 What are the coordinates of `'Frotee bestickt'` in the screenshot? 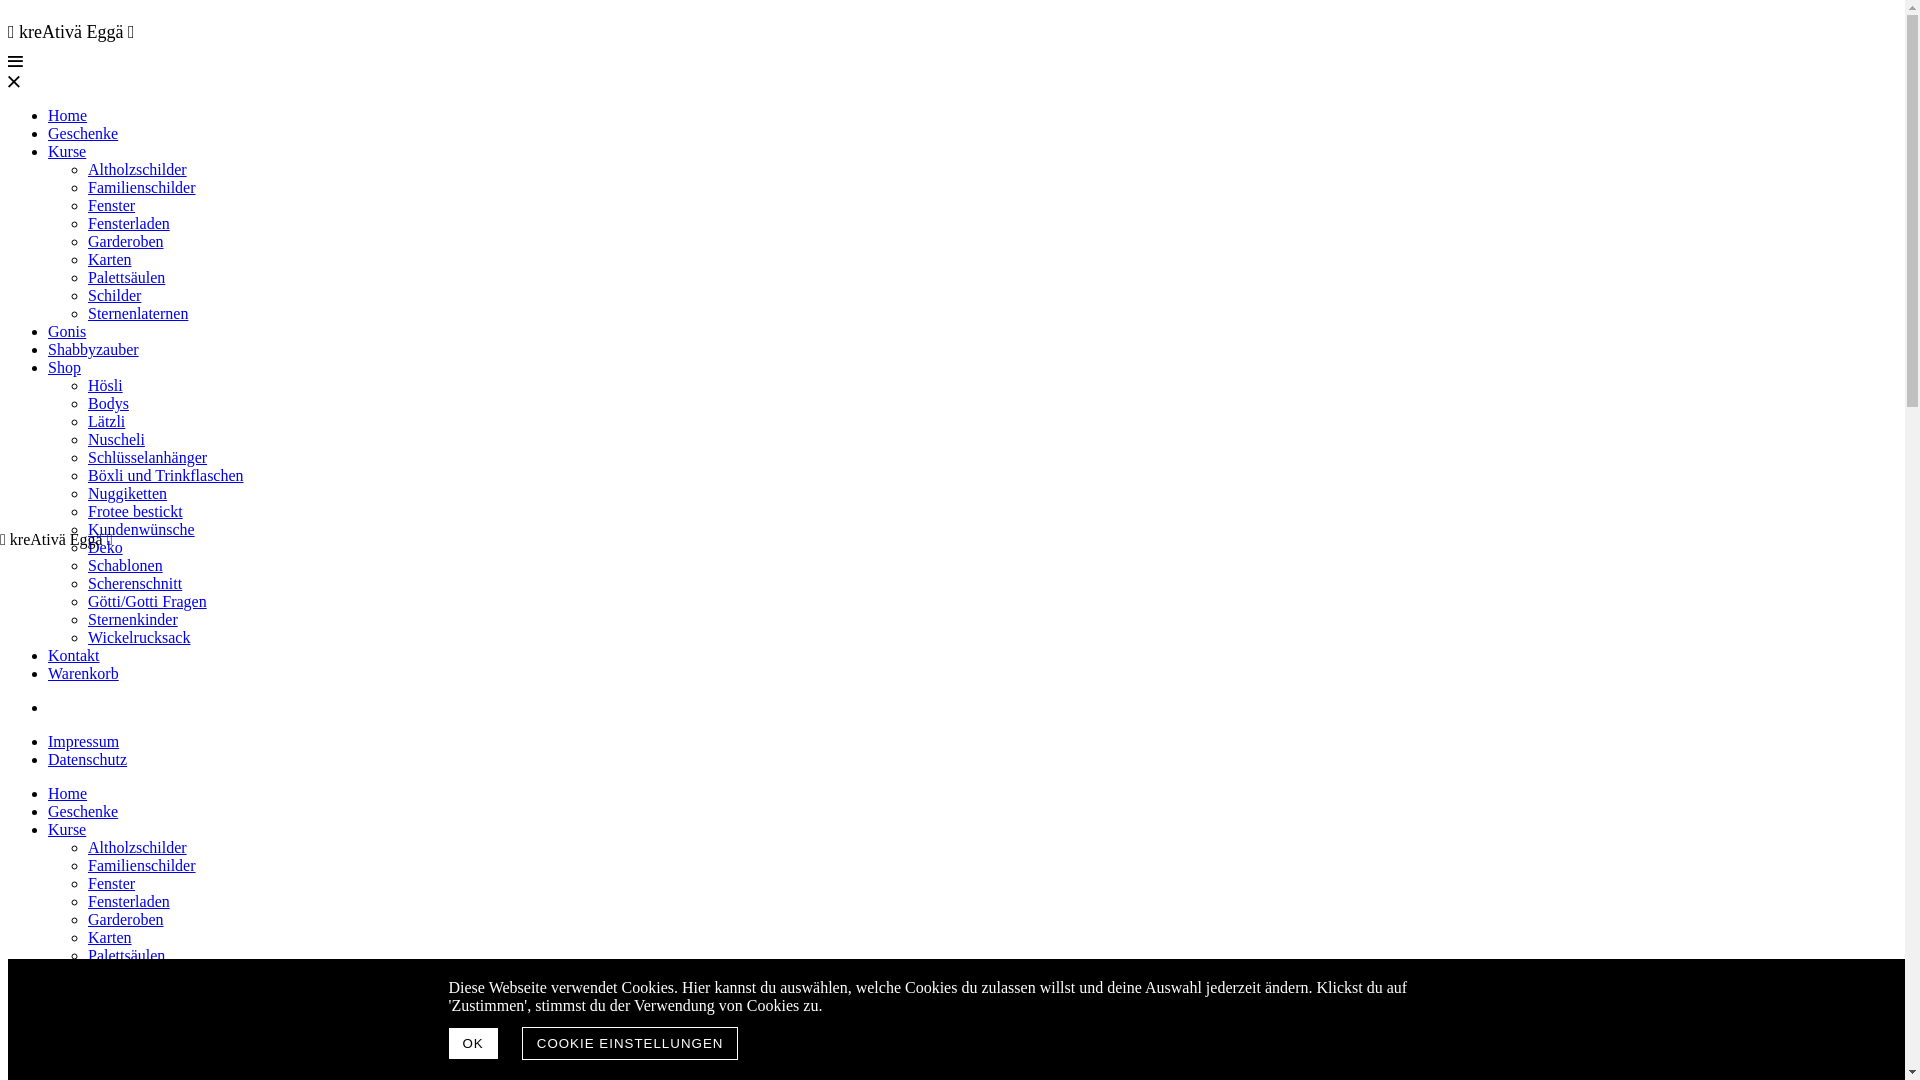 It's located at (86, 510).